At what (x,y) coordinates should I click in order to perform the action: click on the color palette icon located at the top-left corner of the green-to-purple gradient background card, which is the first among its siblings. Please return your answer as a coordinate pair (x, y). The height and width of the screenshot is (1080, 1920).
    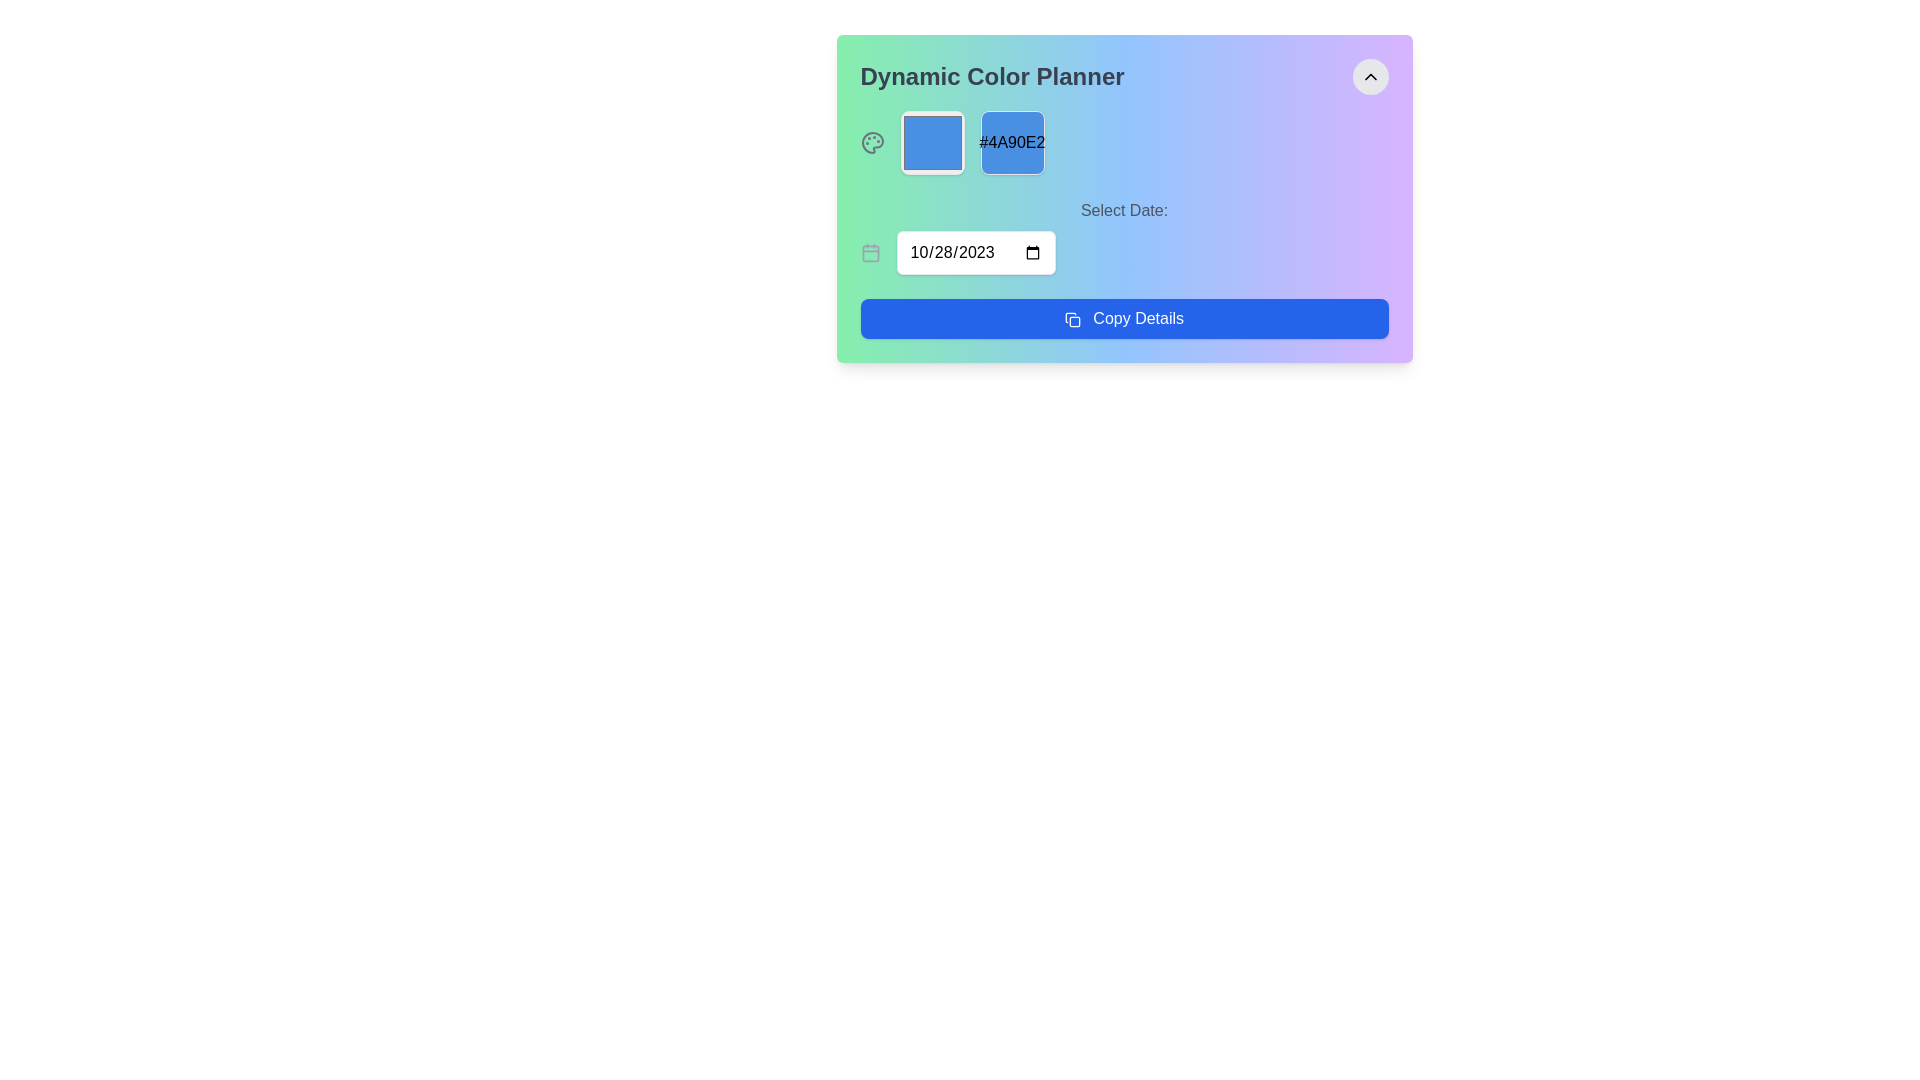
    Looking at the image, I should click on (872, 141).